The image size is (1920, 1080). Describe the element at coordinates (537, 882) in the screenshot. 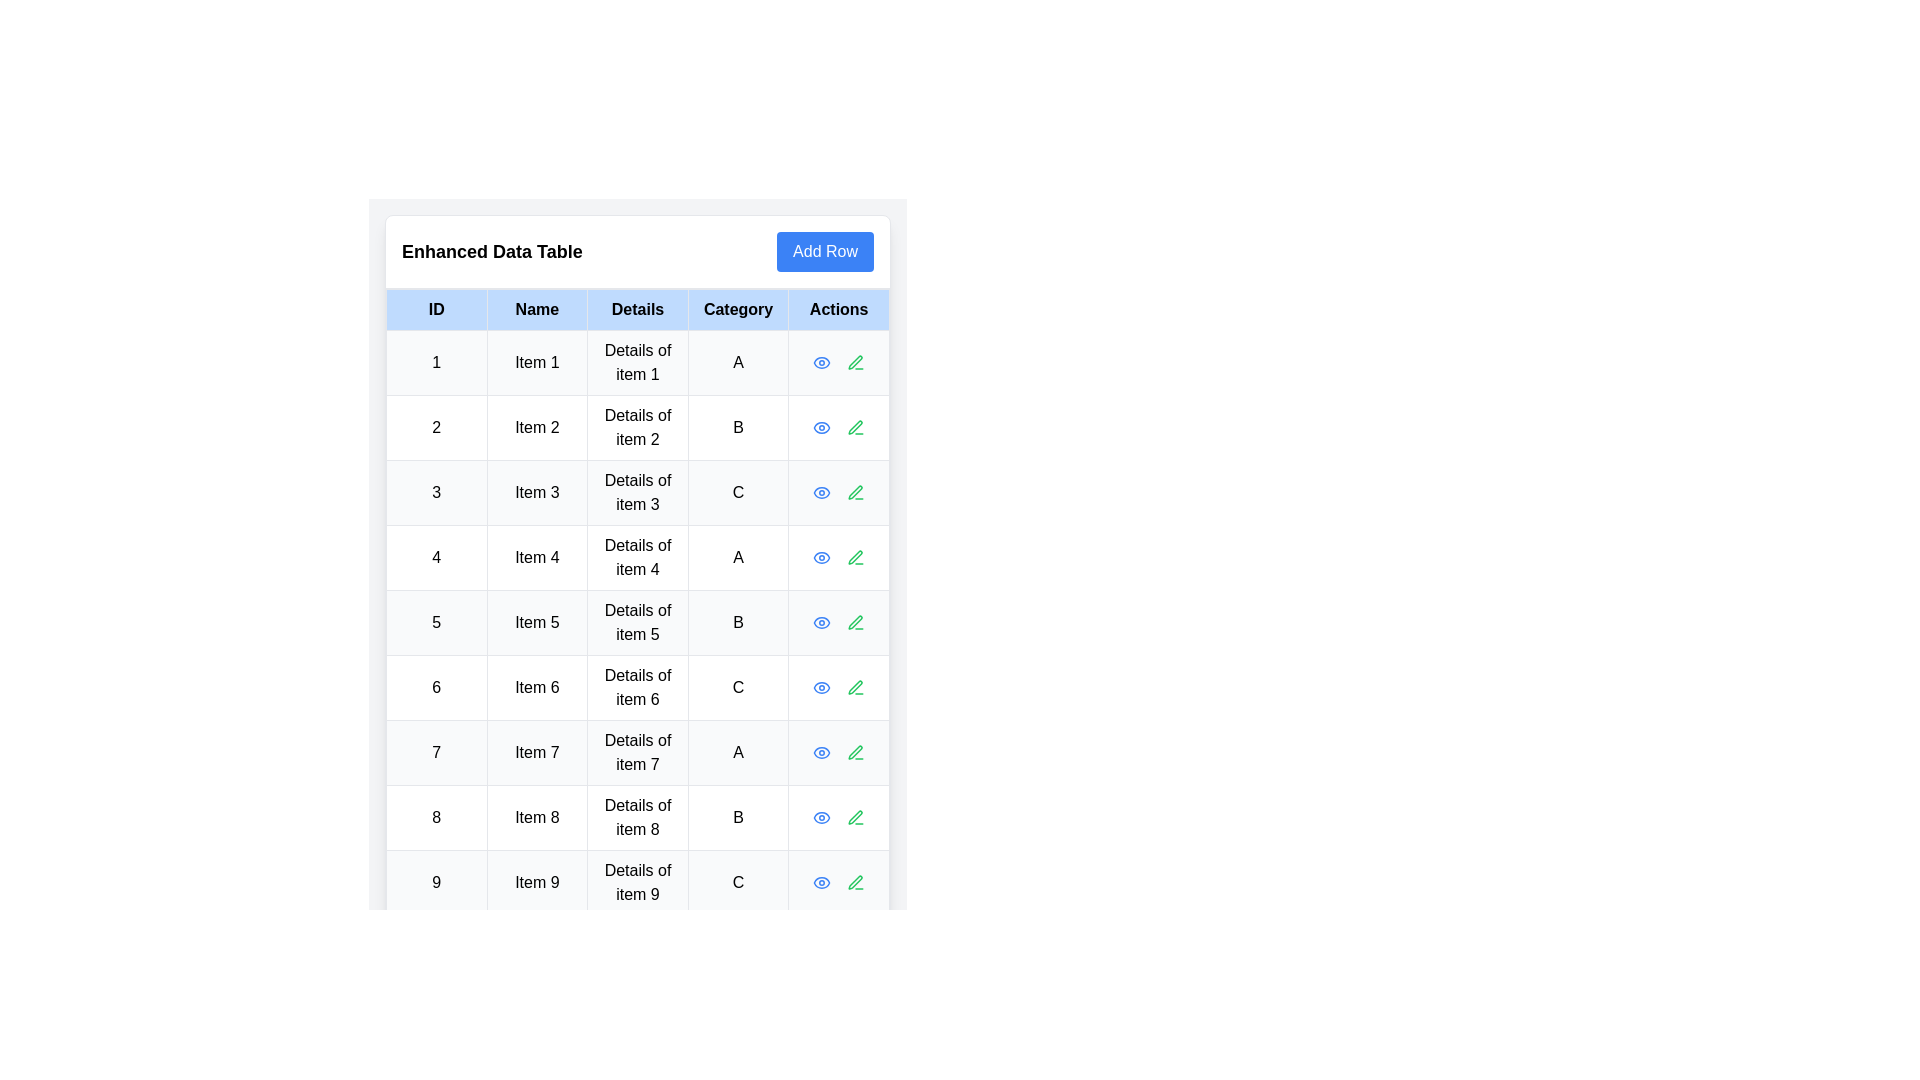

I see `the table cell displaying 'Item 9' in the 'Name' column of the last row (row 9) of the table` at that location.